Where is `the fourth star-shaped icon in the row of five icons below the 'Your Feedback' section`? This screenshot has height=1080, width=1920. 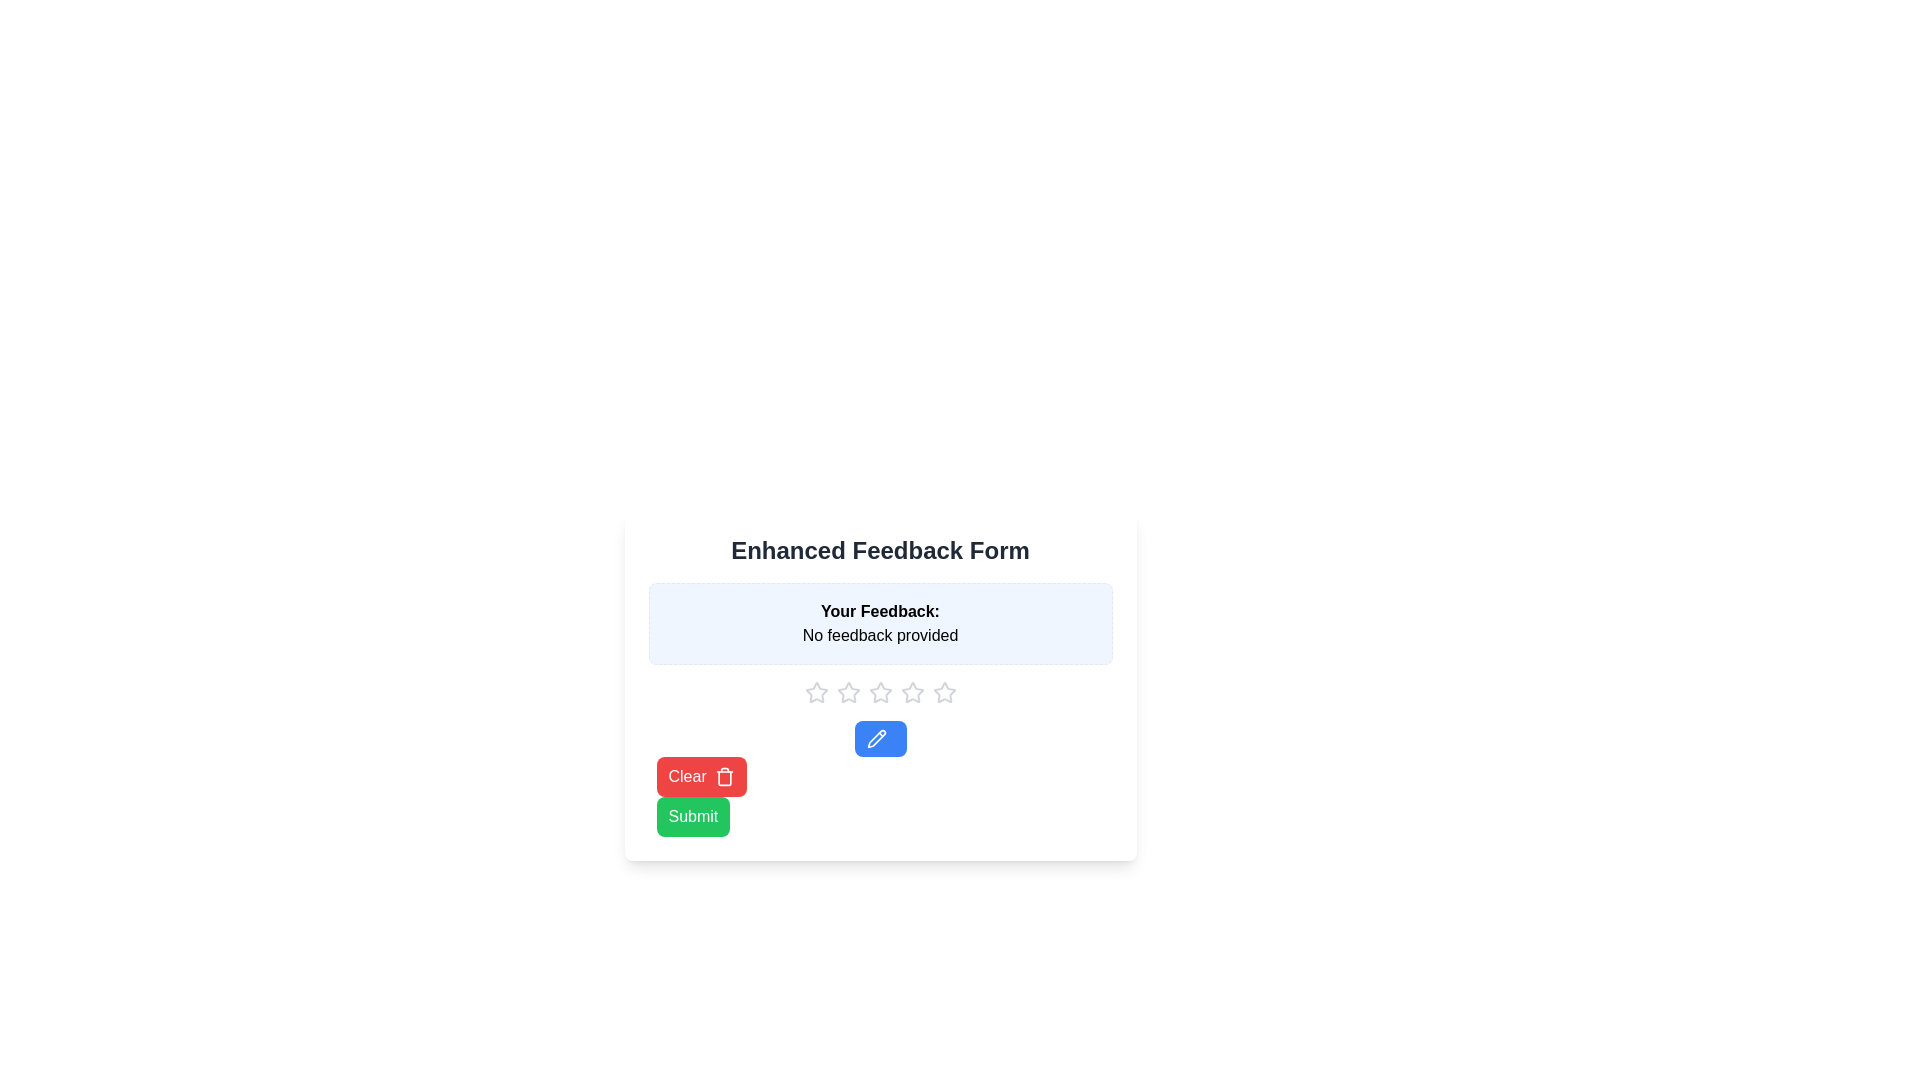 the fourth star-shaped icon in the row of five icons below the 'Your Feedback' section is located at coordinates (880, 692).